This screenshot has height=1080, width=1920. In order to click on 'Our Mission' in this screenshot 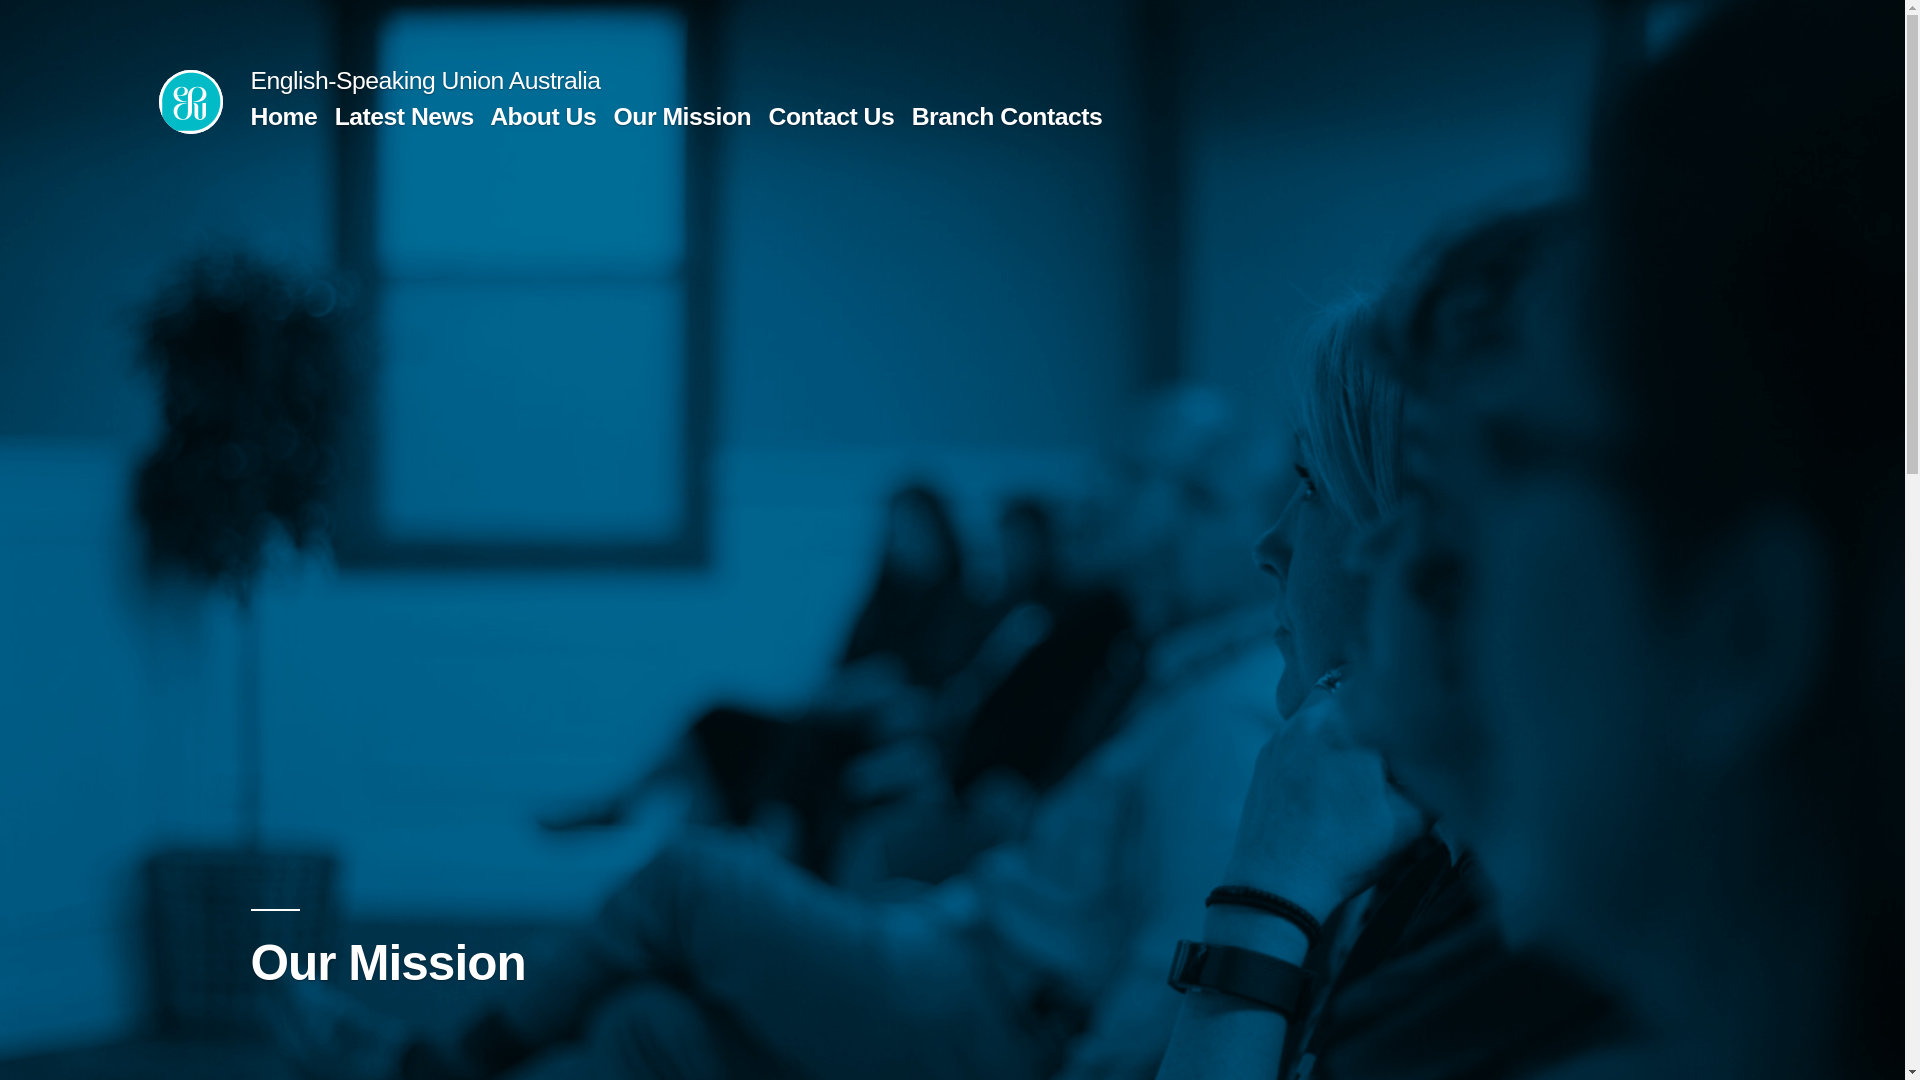, I will do `click(682, 116)`.